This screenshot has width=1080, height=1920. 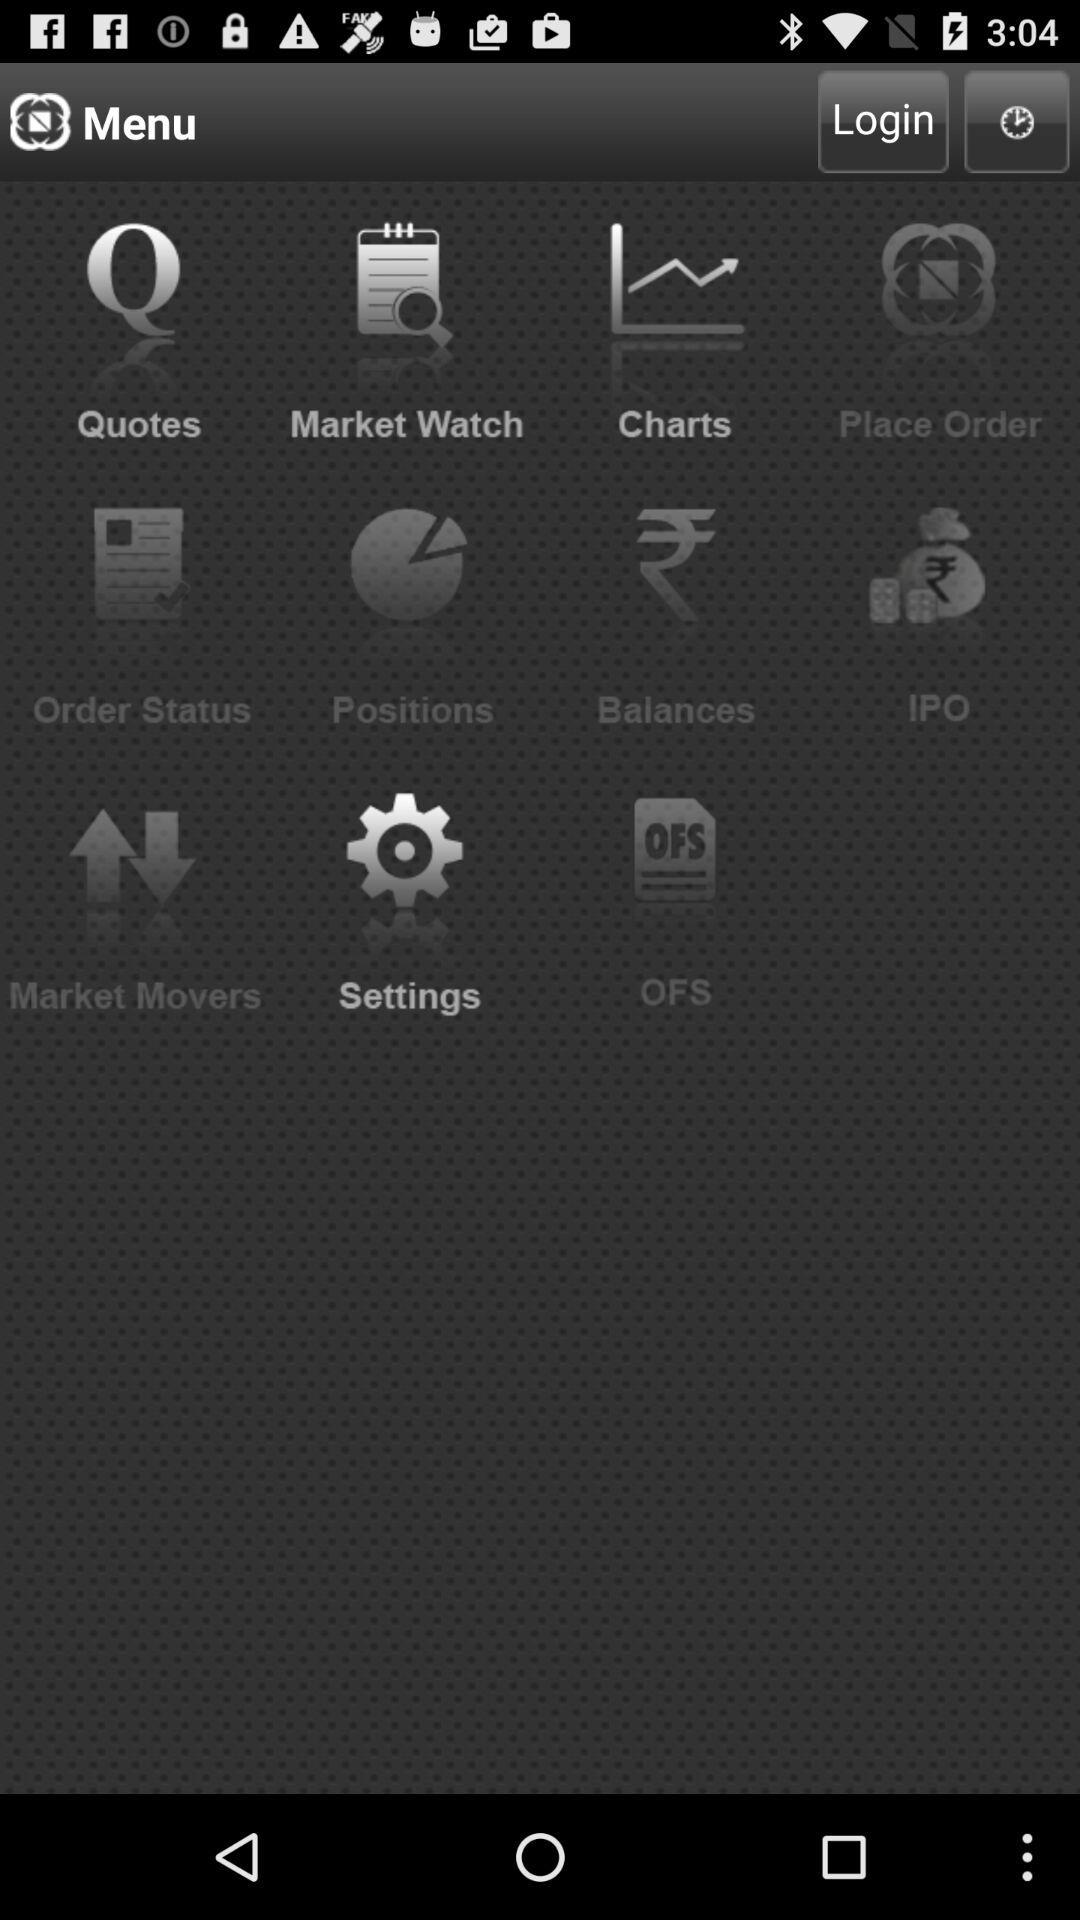 What do you see at coordinates (882, 120) in the screenshot?
I see `login` at bounding box center [882, 120].